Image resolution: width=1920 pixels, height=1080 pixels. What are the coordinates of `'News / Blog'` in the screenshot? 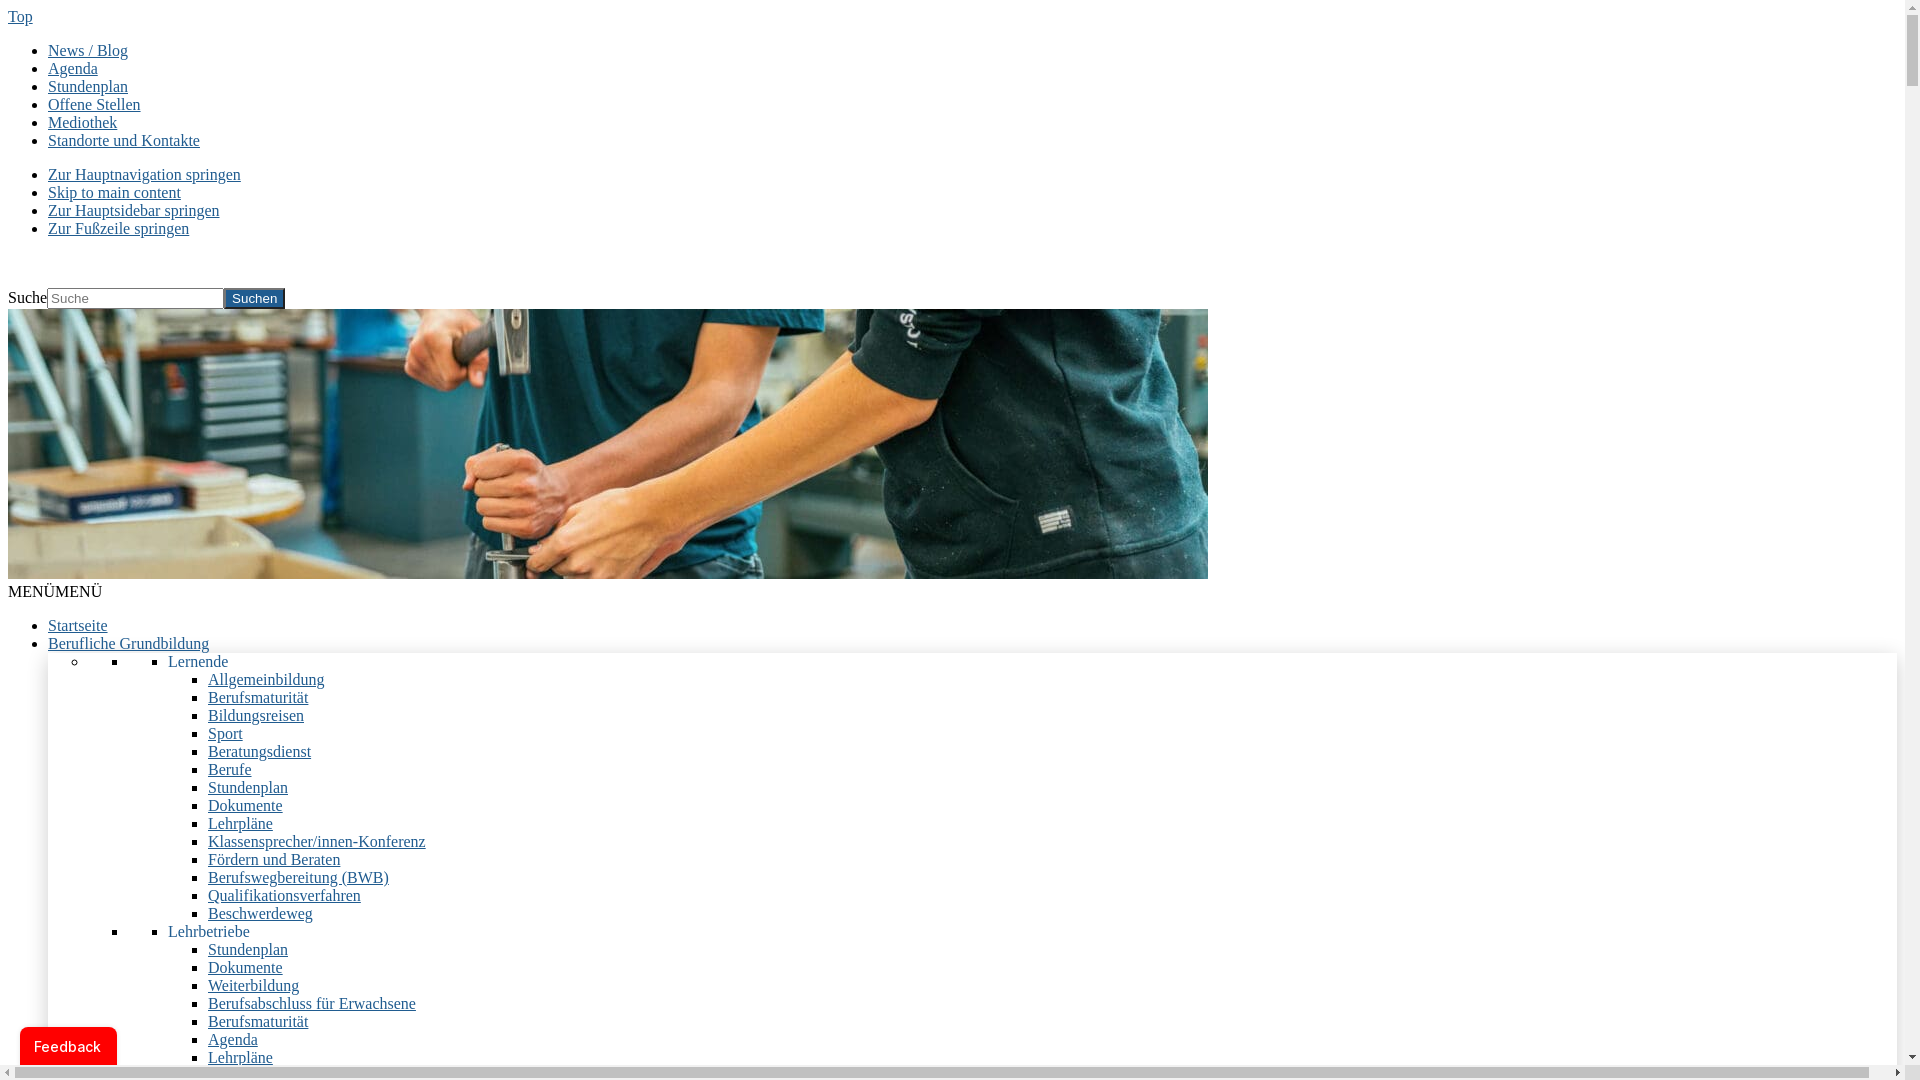 It's located at (86, 49).